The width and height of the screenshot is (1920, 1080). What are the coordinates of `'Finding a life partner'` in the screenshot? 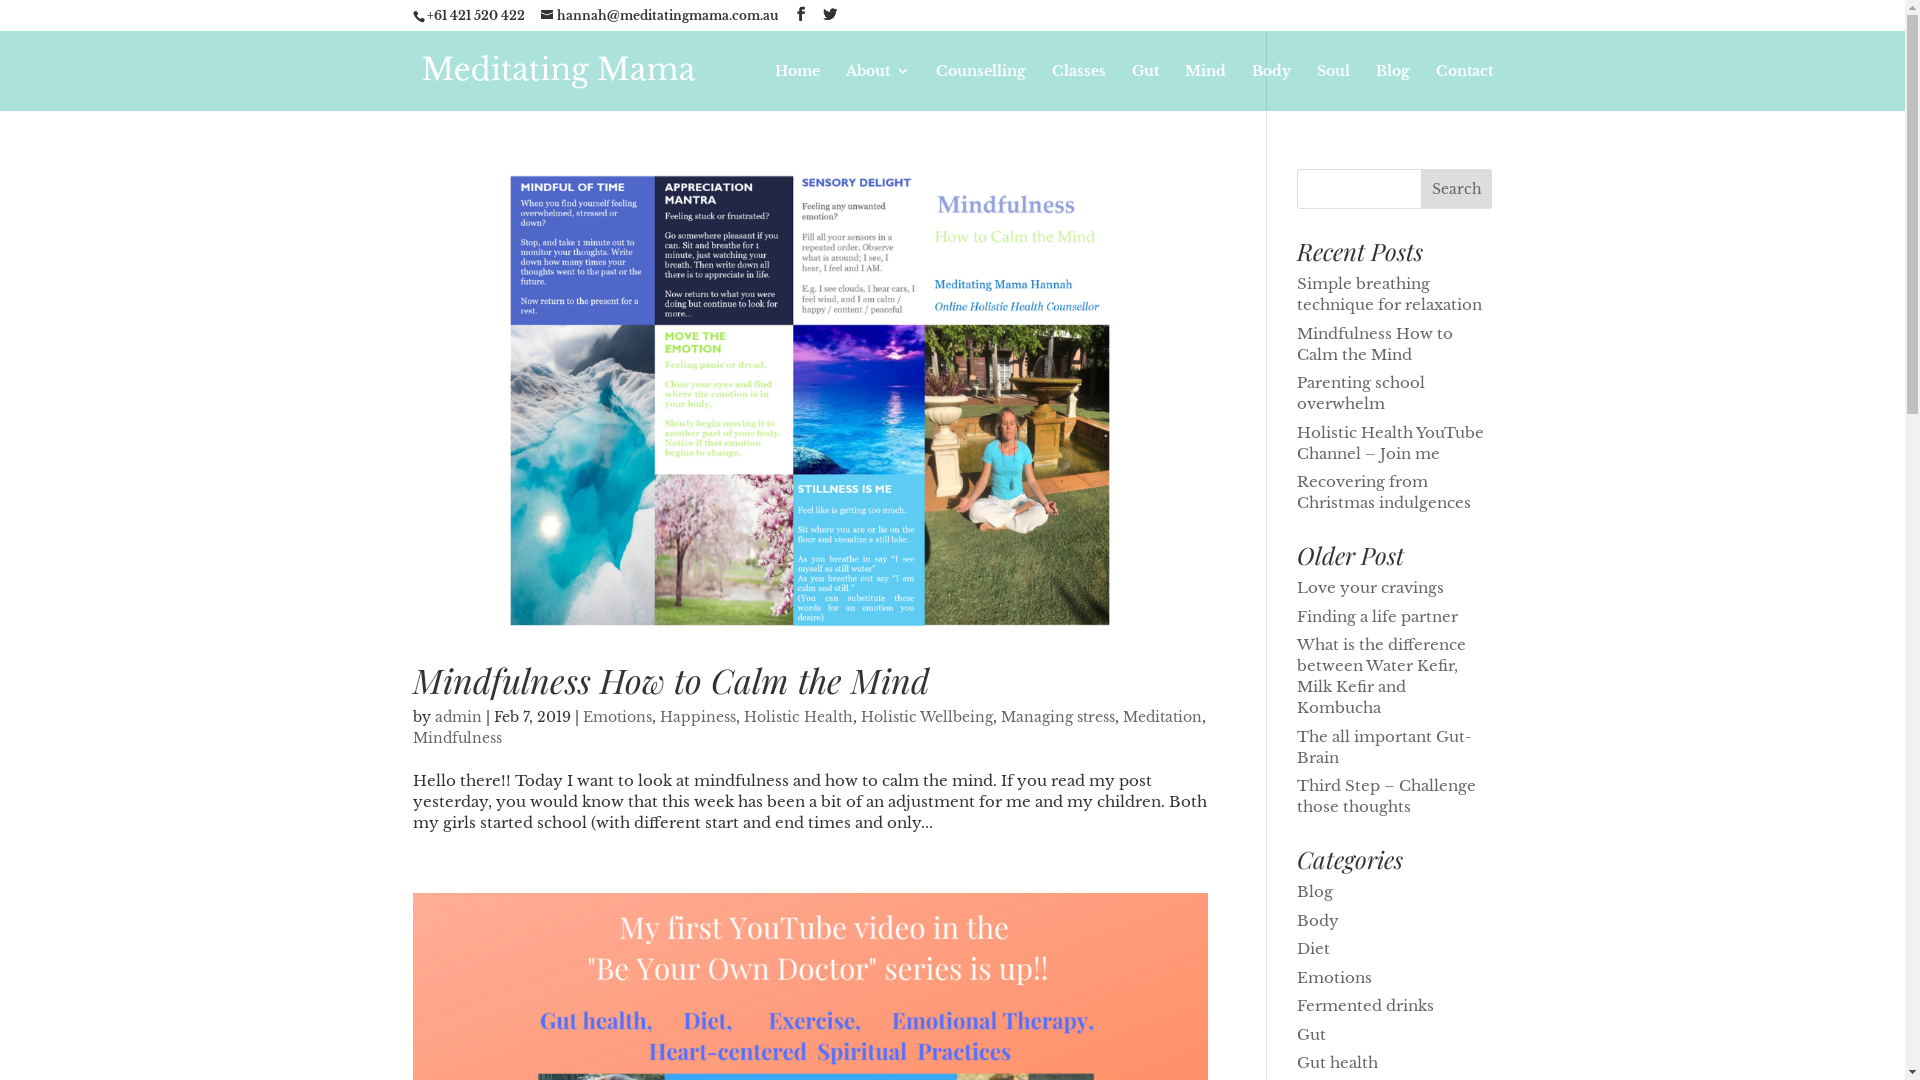 It's located at (1376, 614).